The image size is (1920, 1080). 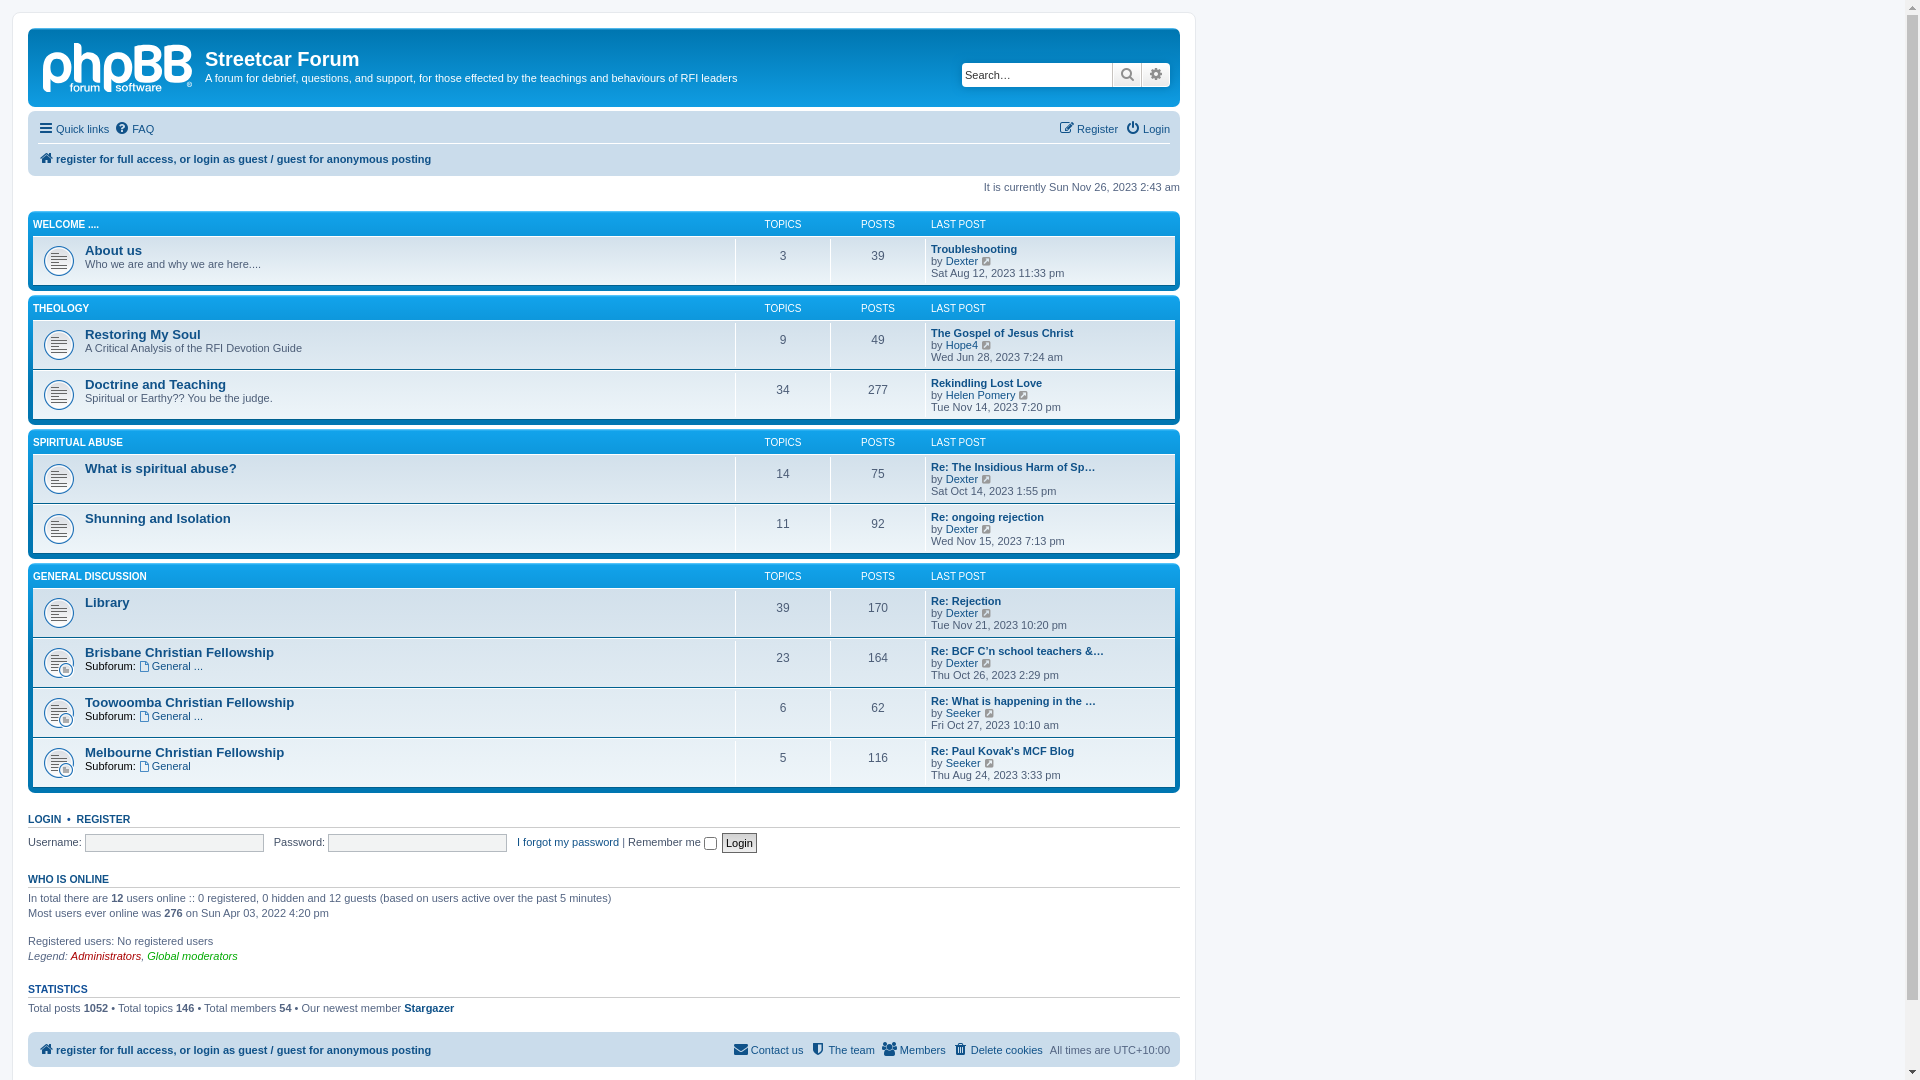 I want to click on 'THEOLOGY', so click(x=61, y=308).